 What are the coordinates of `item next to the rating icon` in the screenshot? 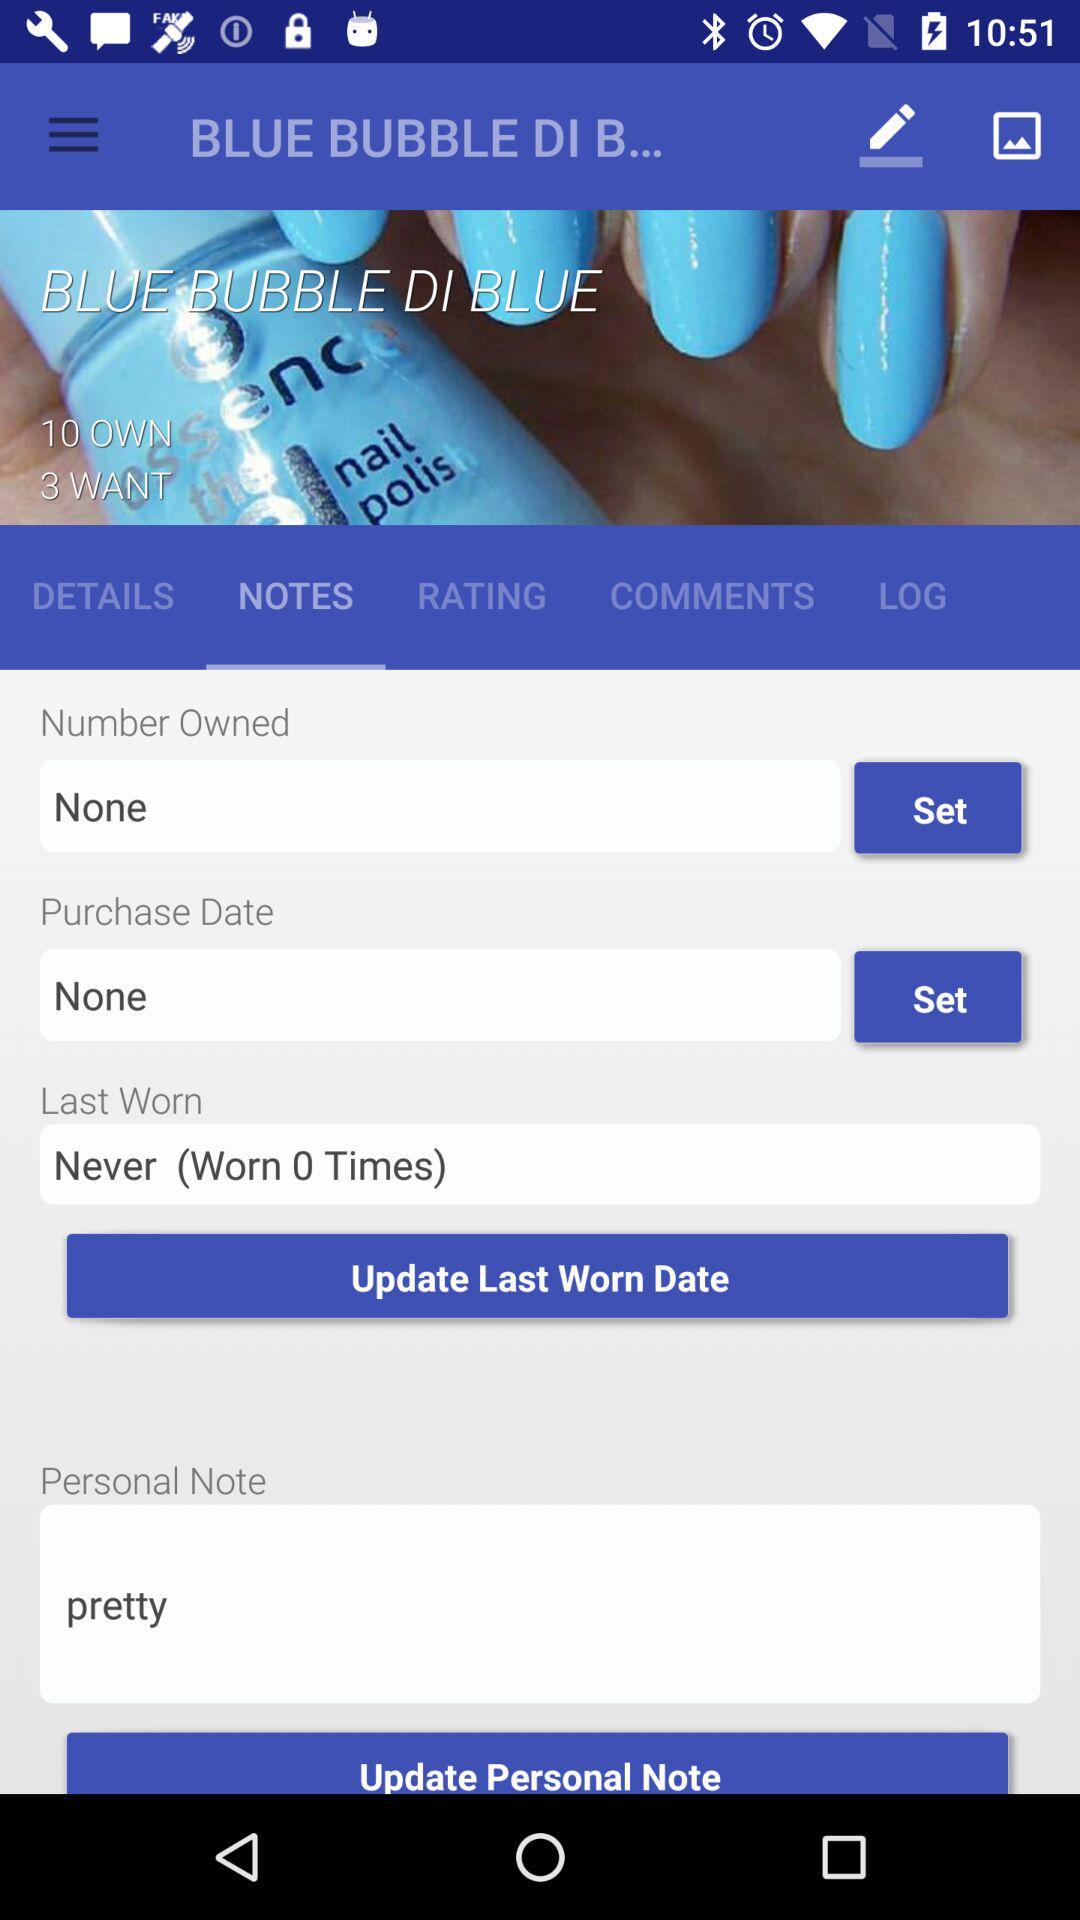 It's located at (295, 593).